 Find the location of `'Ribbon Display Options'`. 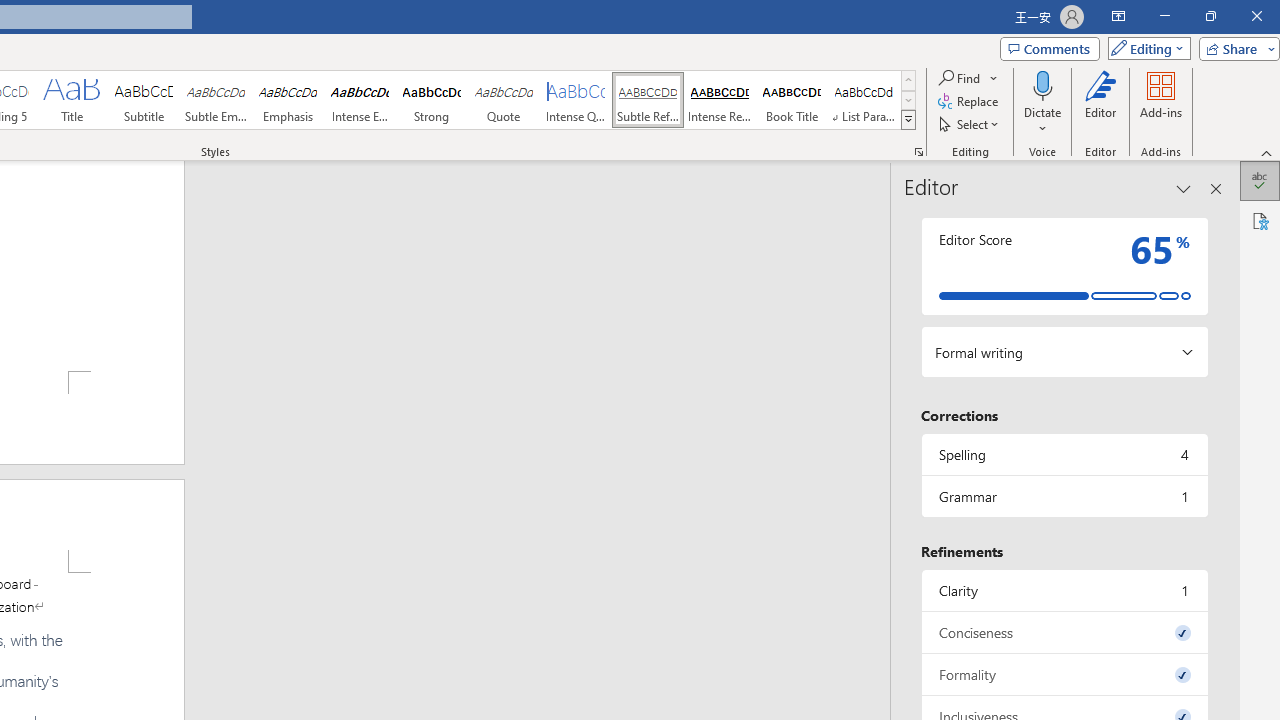

'Ribbon Display Options' is located at coordinates (1117, 16).